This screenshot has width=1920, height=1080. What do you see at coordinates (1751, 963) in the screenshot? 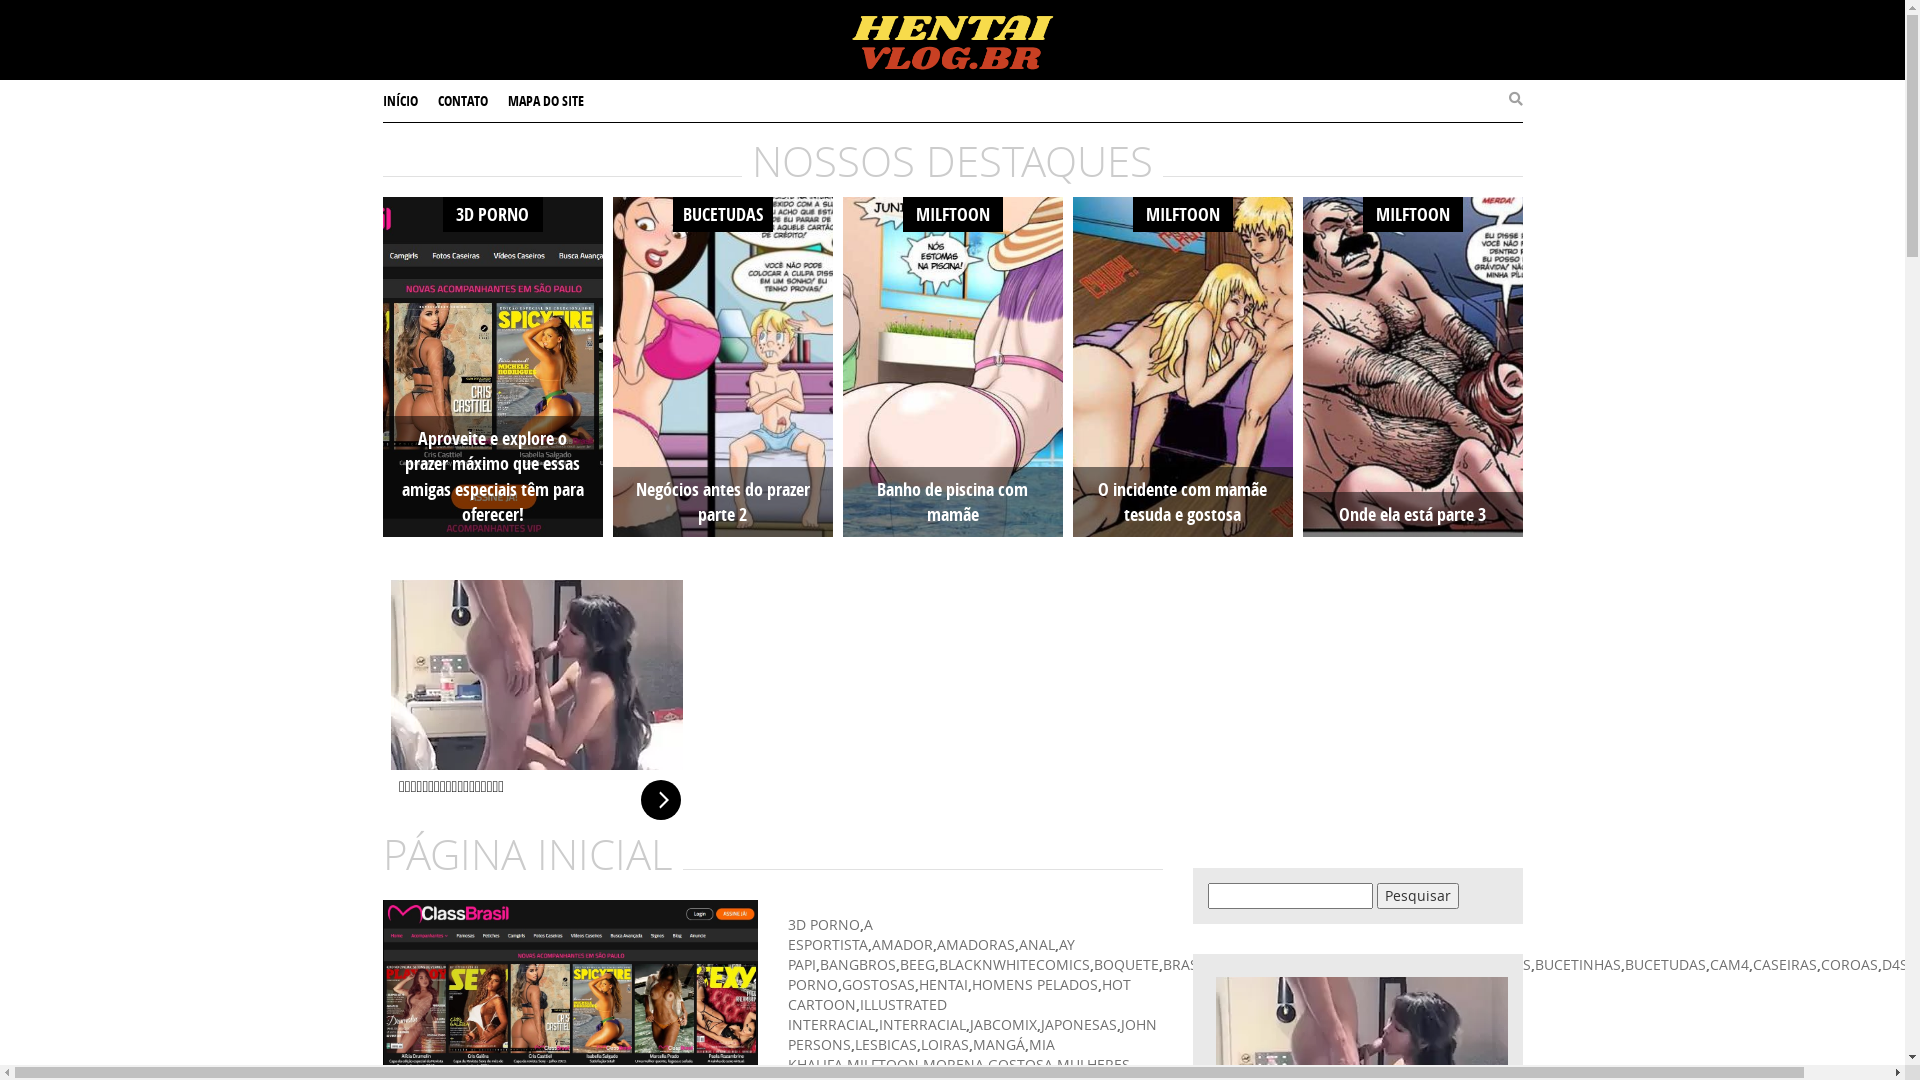
I see `'CASEIRAS,'` at bounding box center [1751, 963].